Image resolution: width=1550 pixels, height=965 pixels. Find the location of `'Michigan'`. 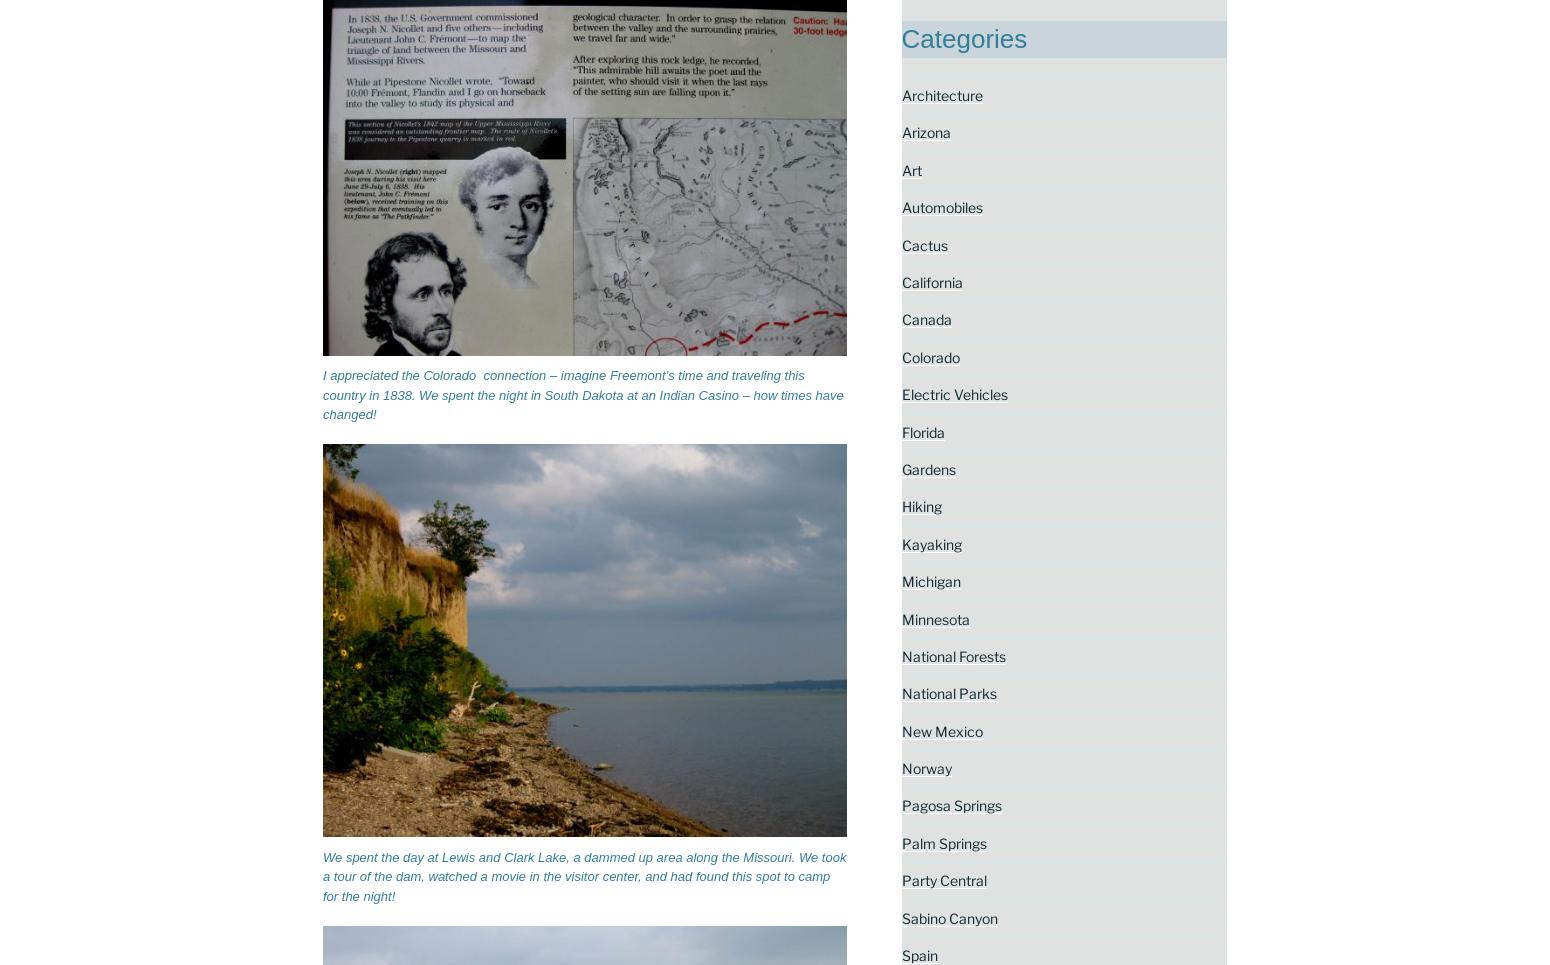

'Michigan' is located at coordinates (930, 581).